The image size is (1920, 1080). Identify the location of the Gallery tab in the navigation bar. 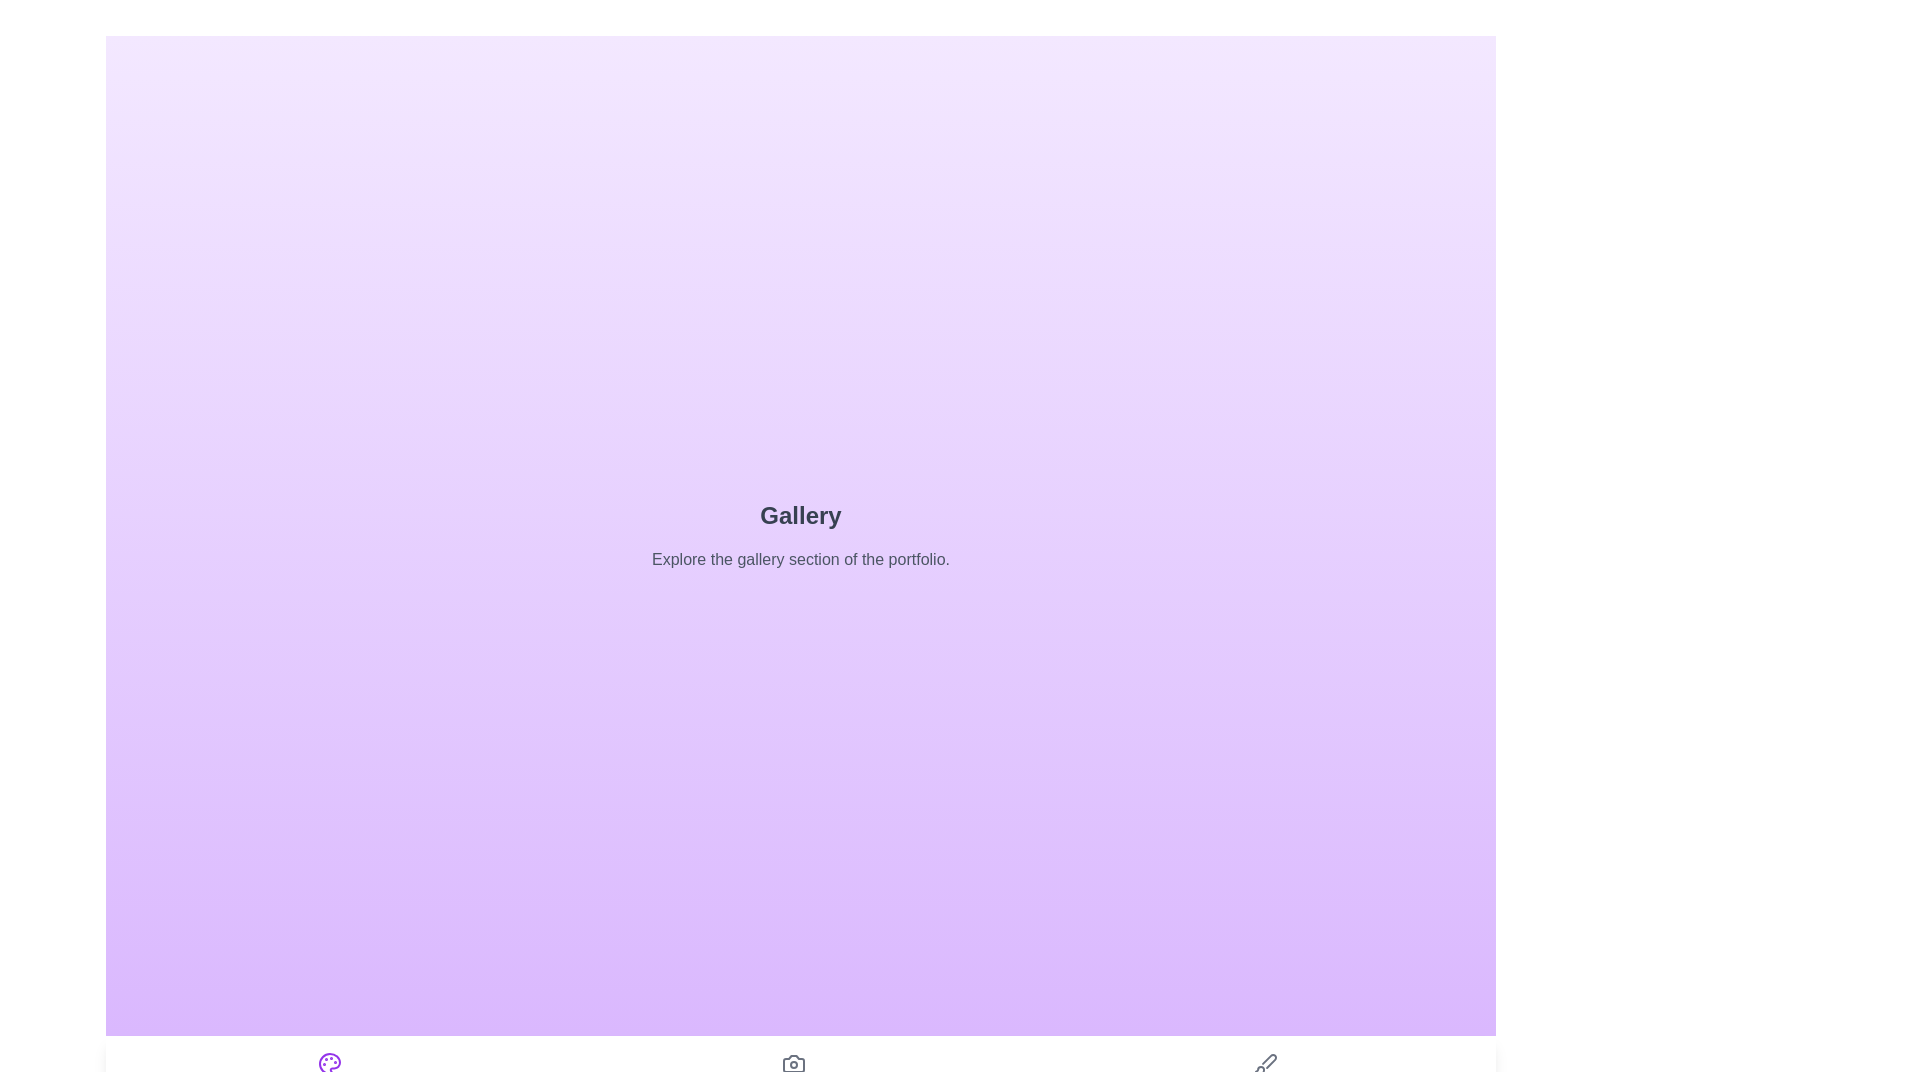
(329, 1075).